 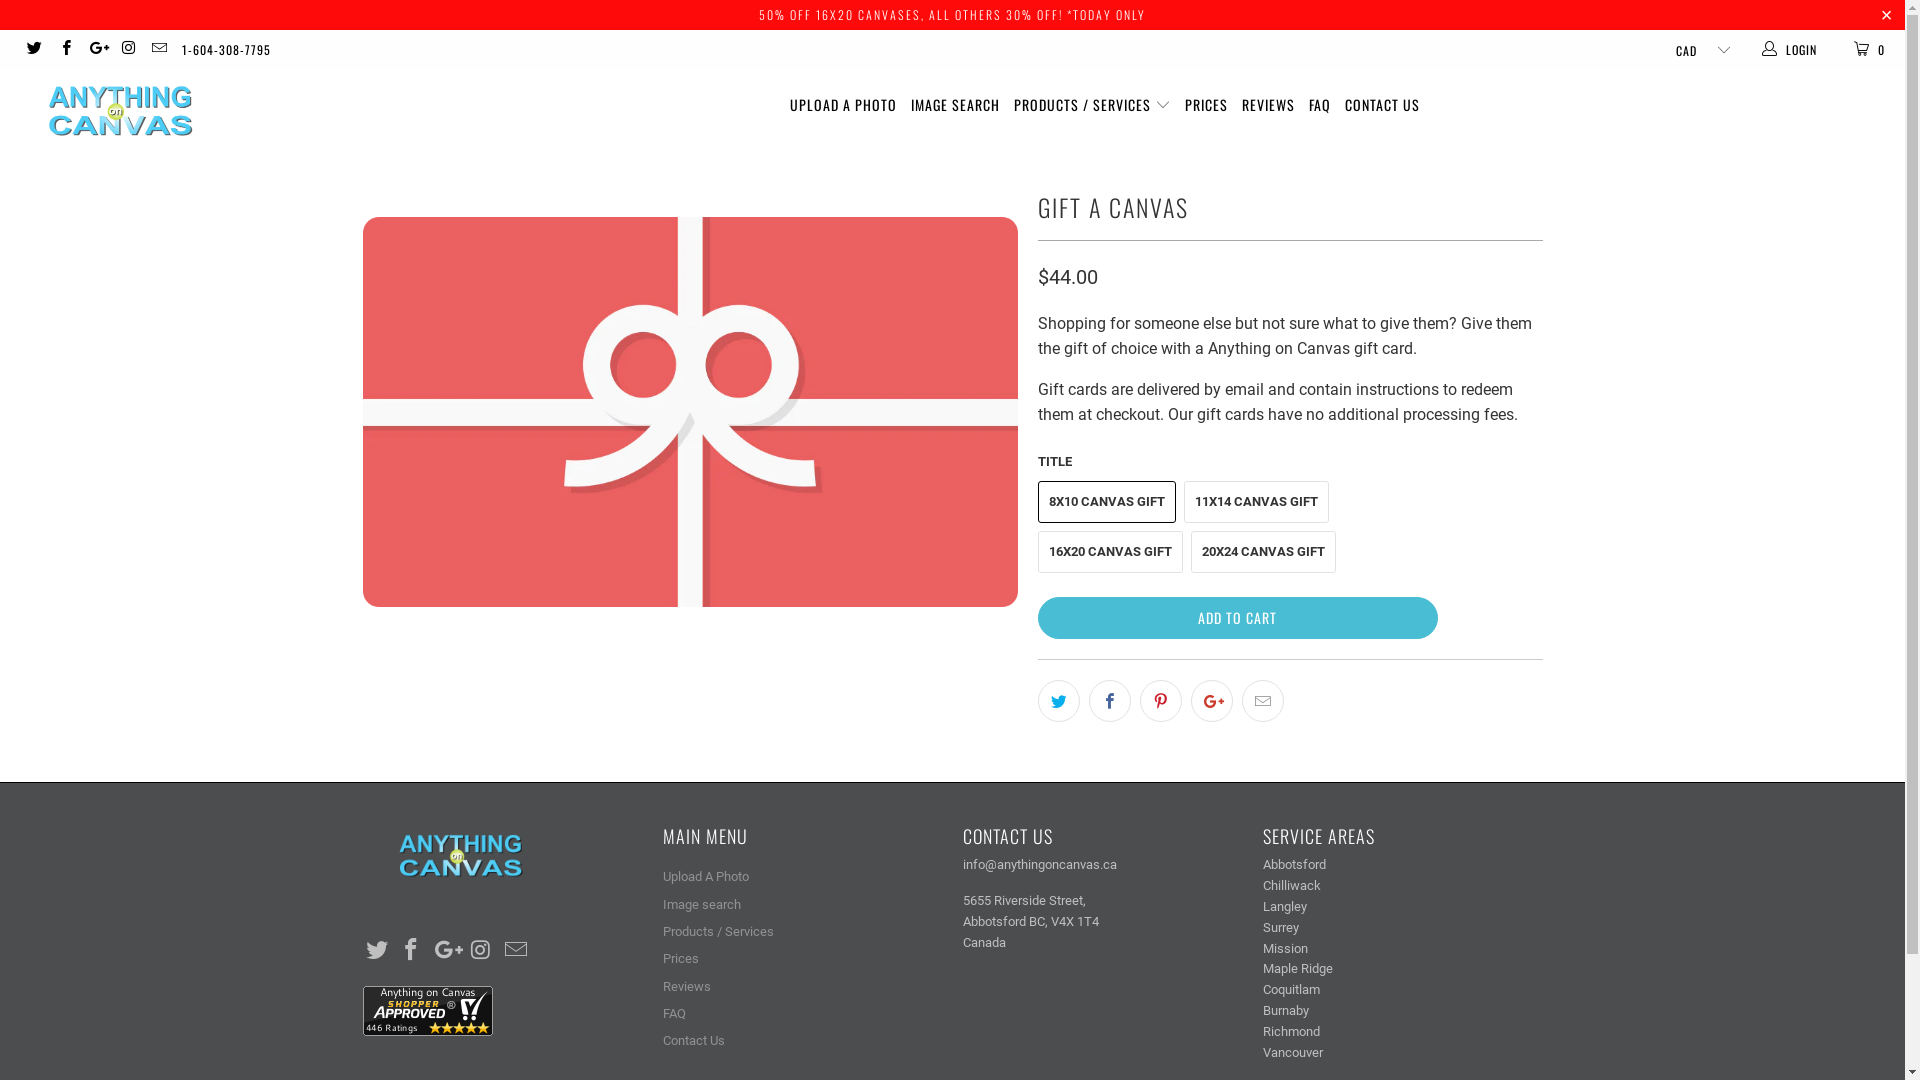 I want to click on 'Prices', so click(x=680, y=957).